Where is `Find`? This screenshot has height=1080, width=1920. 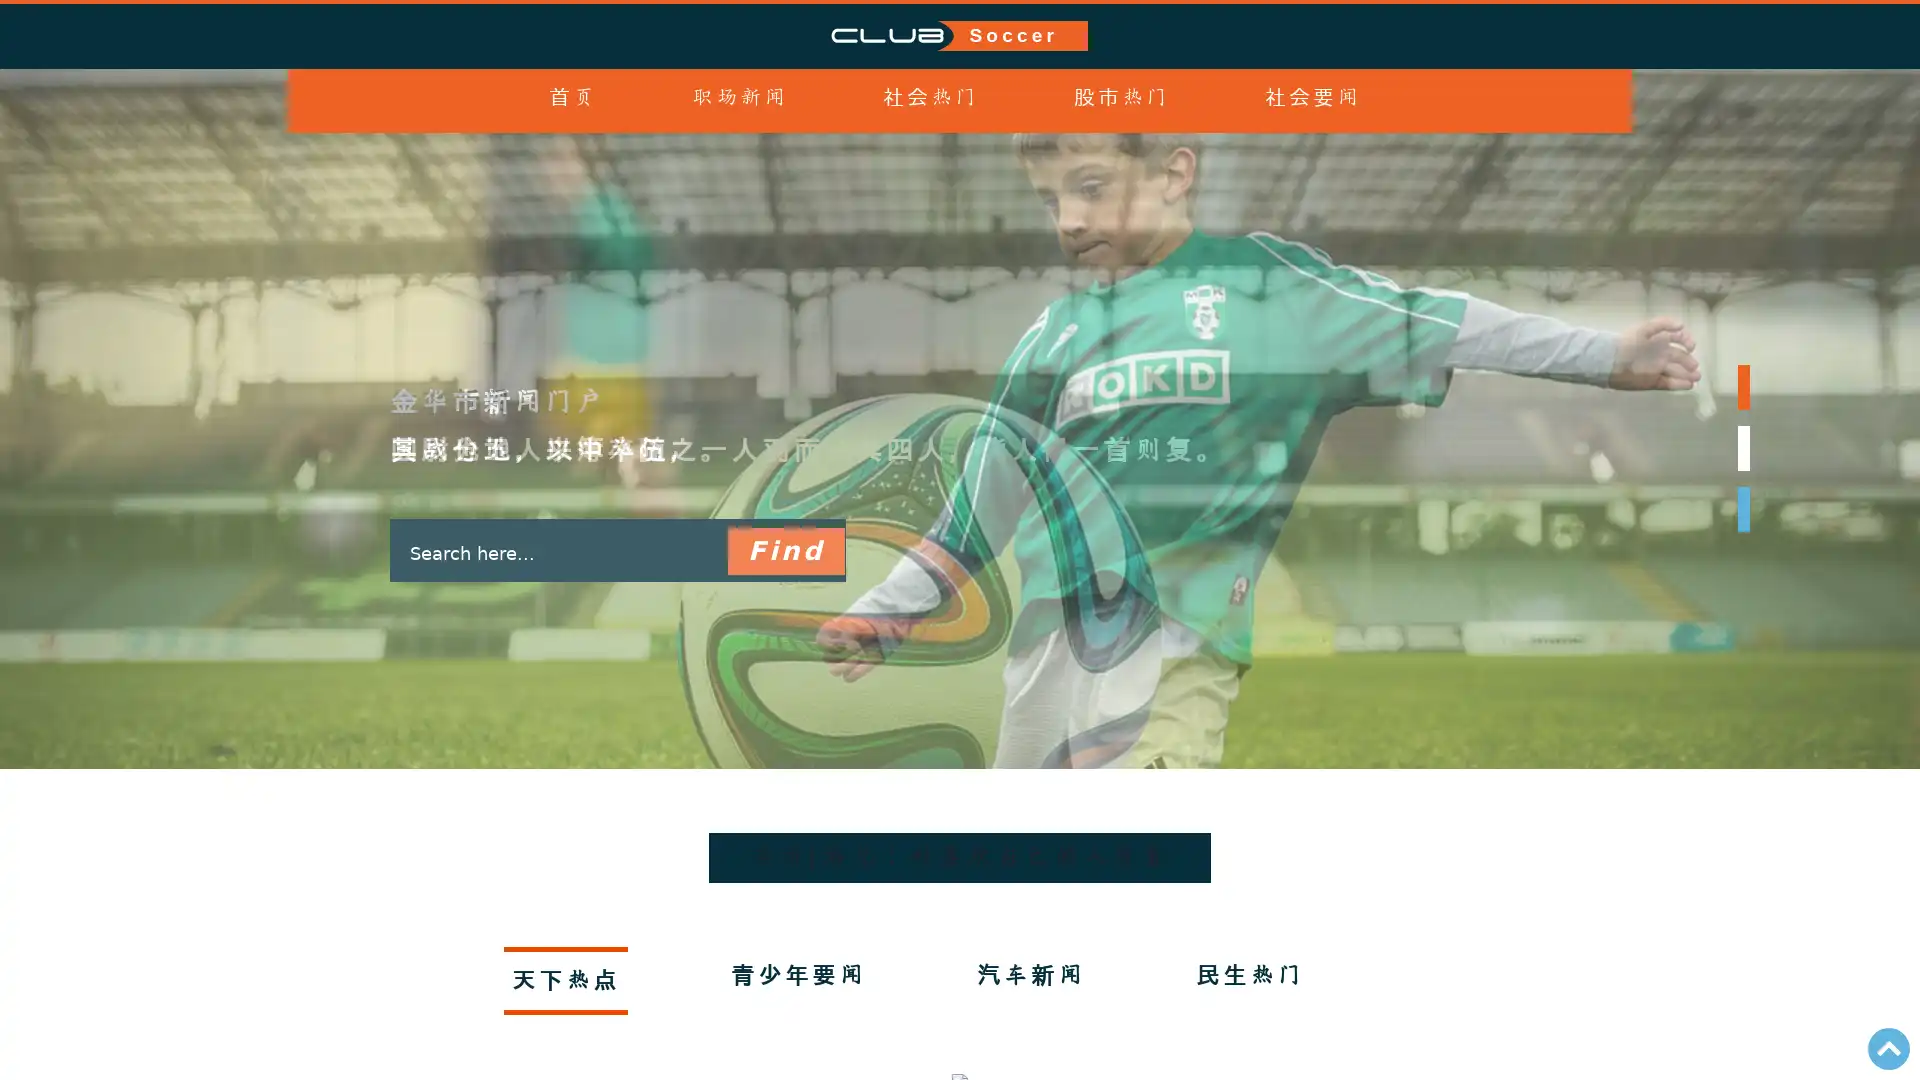 Find is located at coordinates (784, 551).